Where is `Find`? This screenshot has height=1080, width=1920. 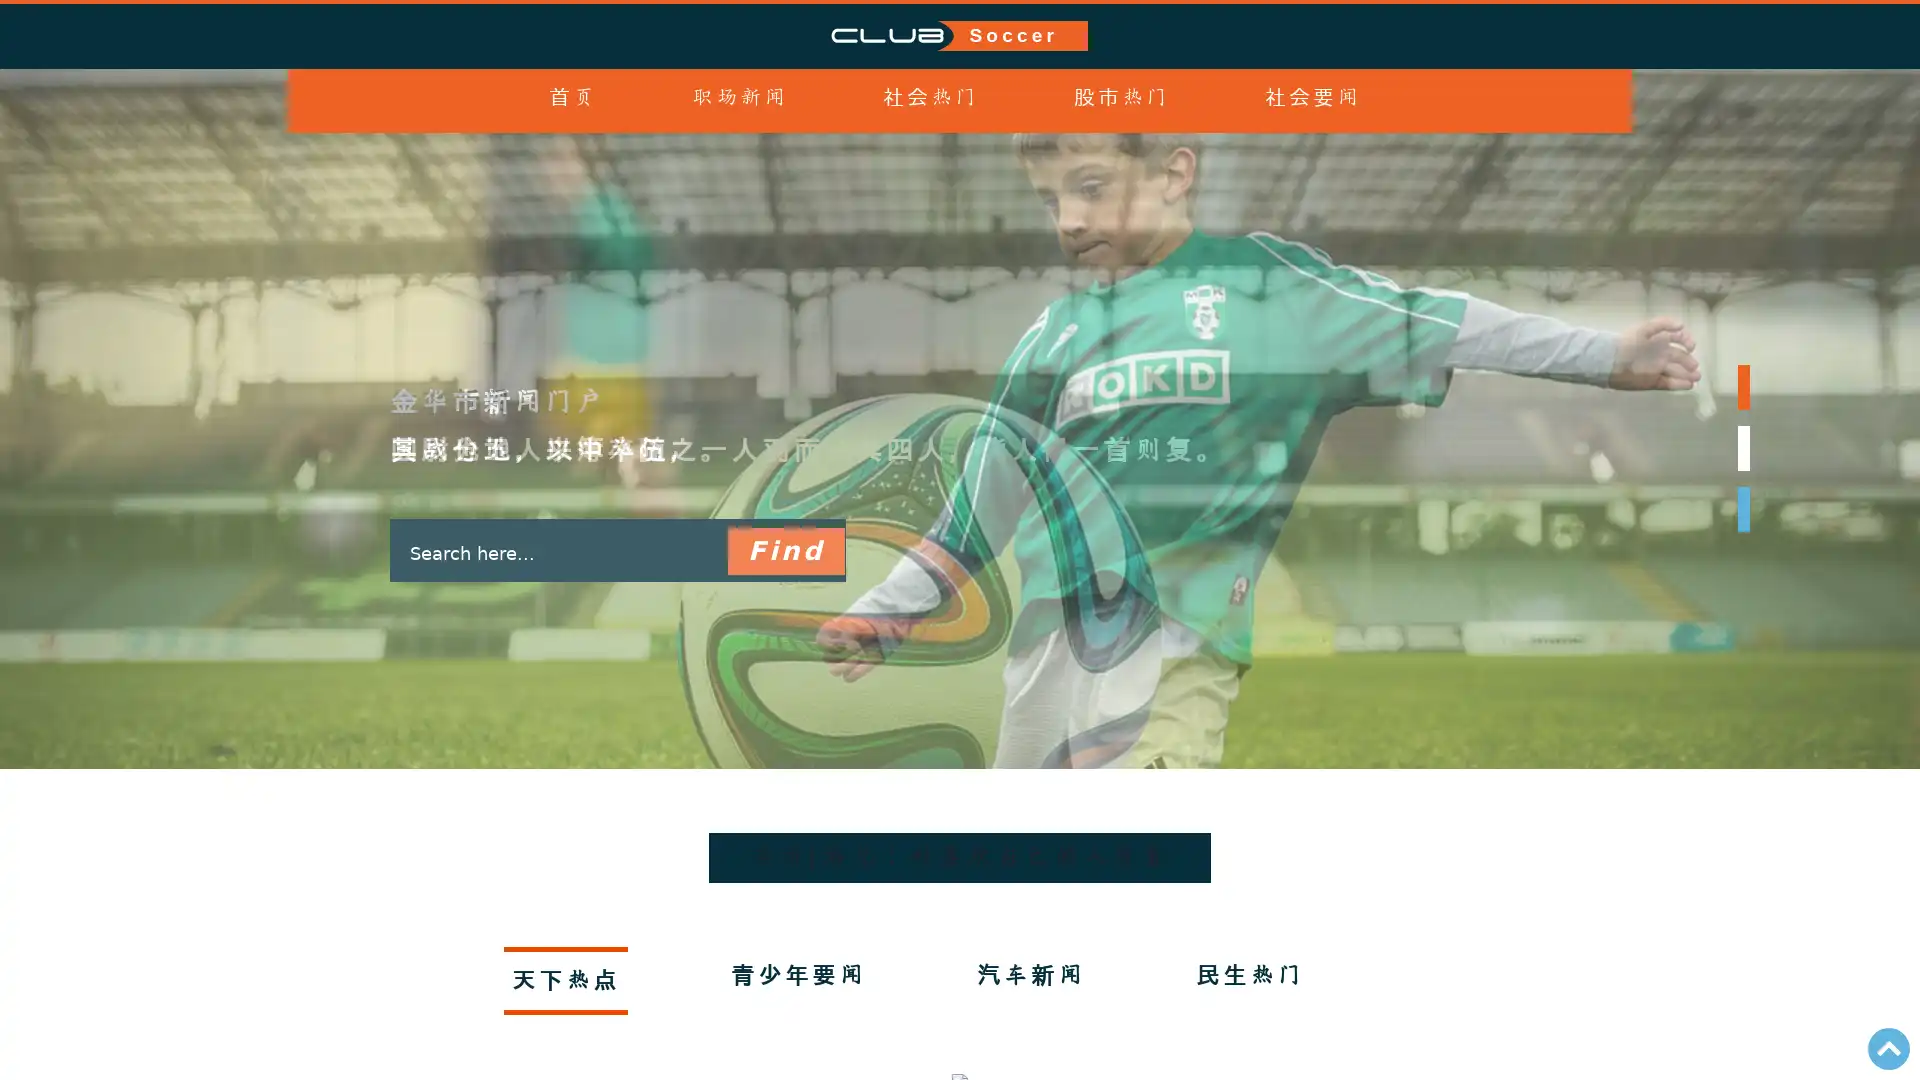 Find is located at coordinates (784, 551).